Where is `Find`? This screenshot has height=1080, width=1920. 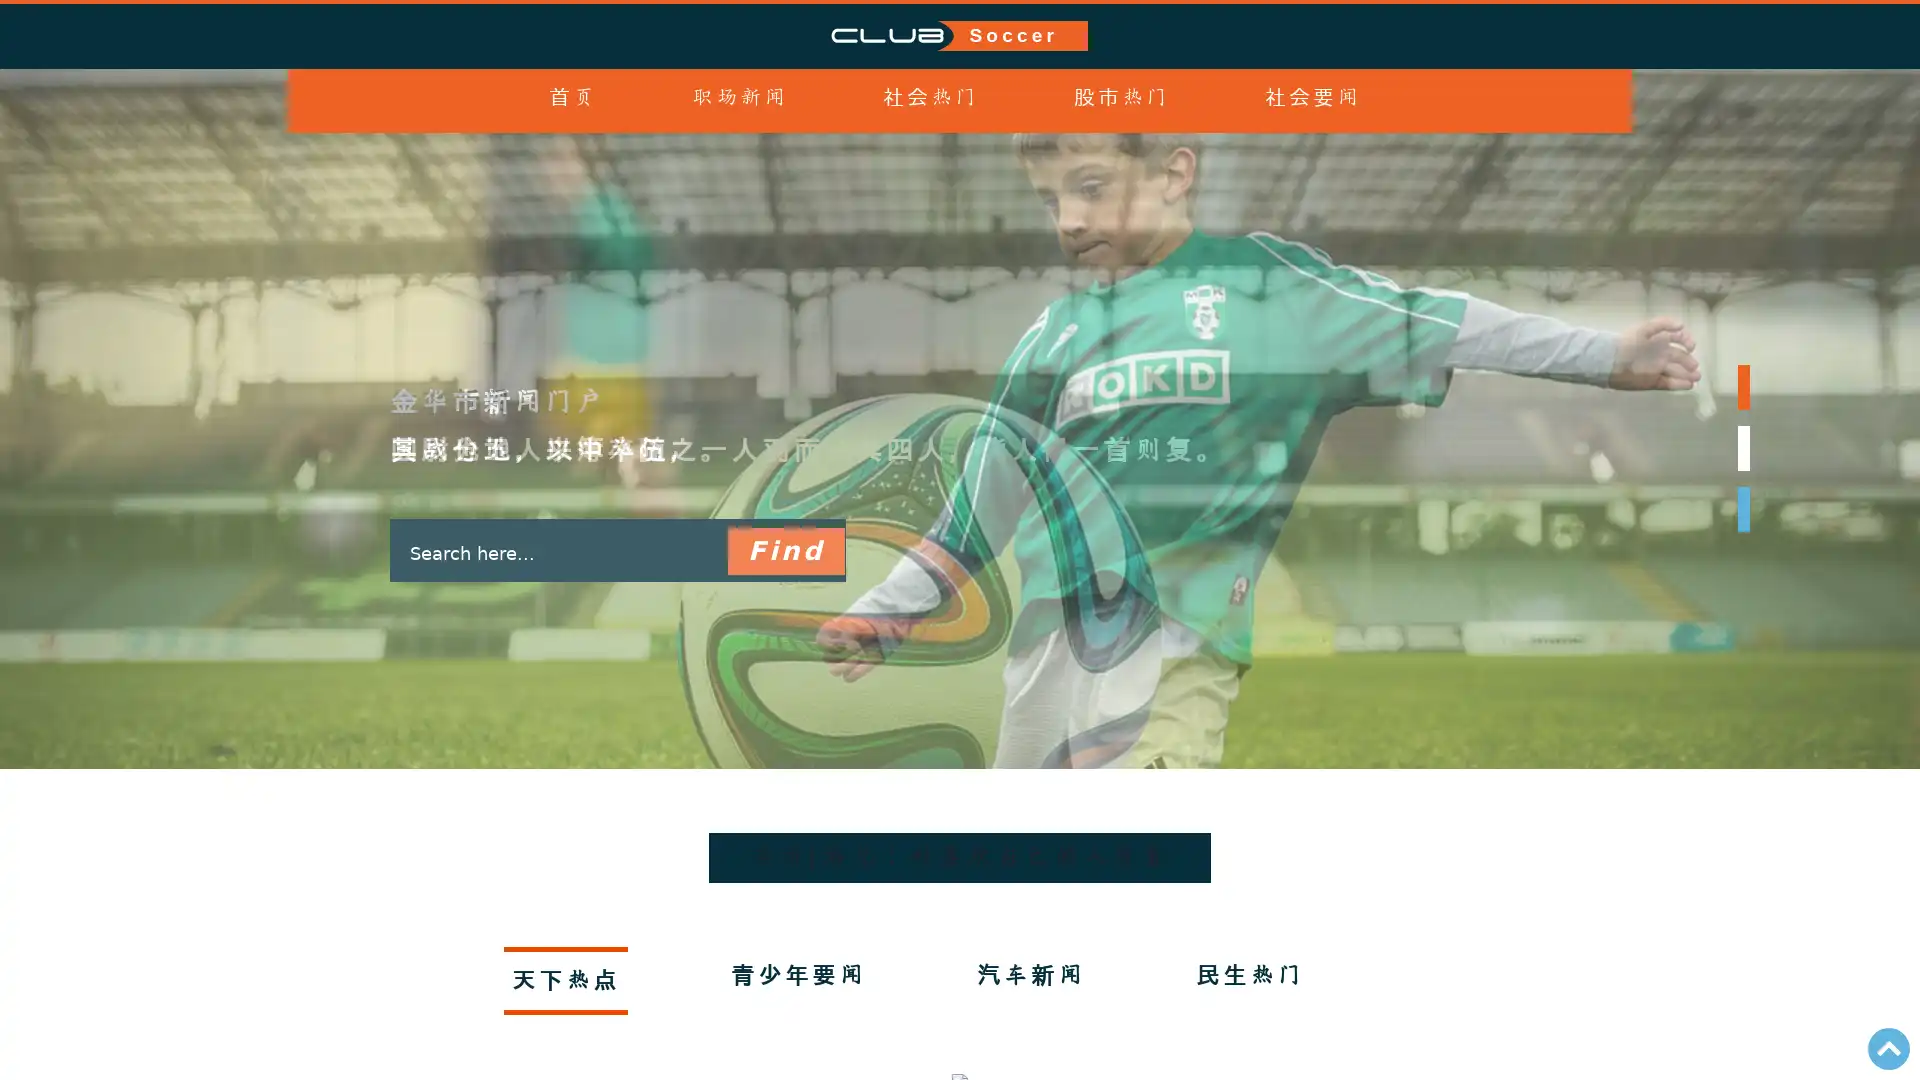 Find is located at coordinates (784, 551).